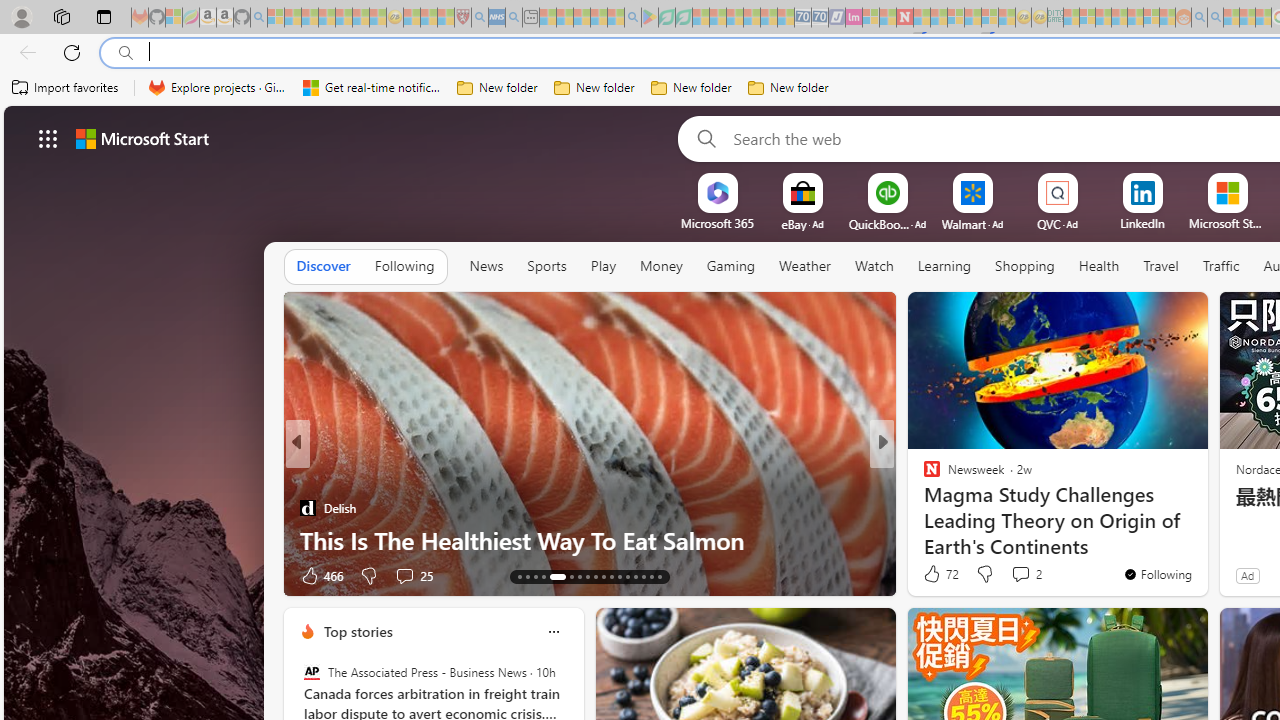  What do you see at coordinates (602, 266) in the screenshot?
I see `'Play'` at bounding box center [602, 266].